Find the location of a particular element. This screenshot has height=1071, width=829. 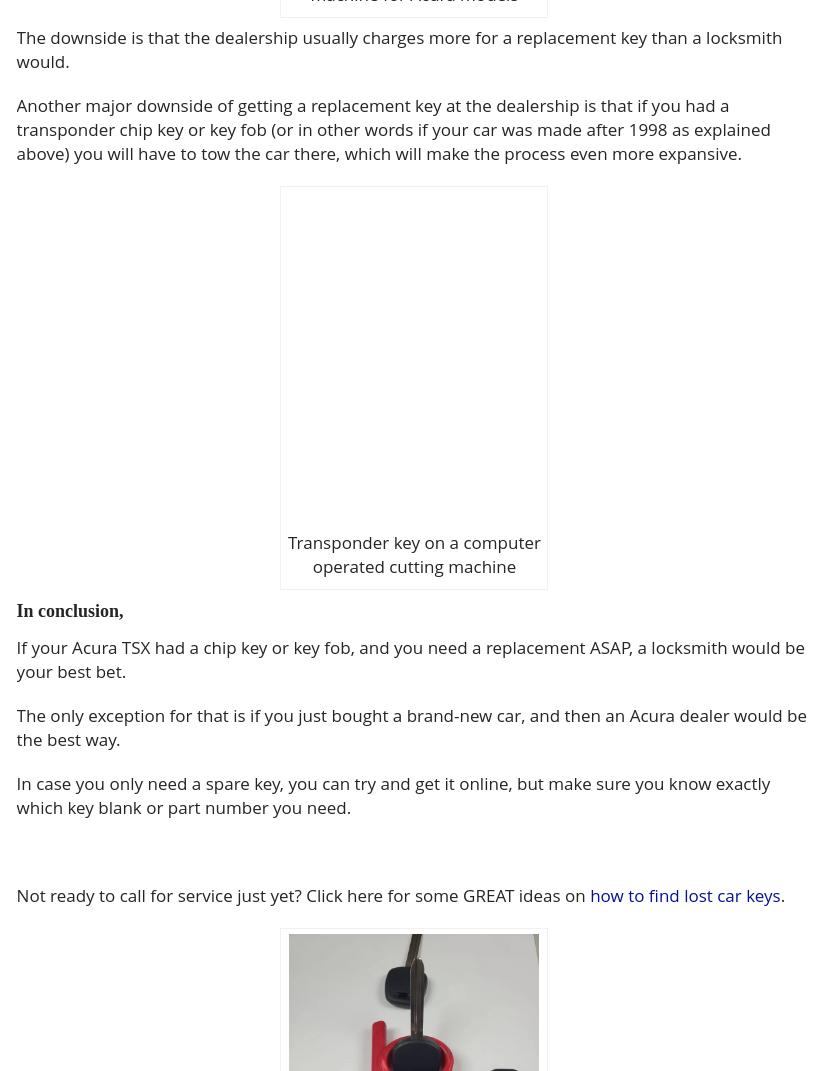

'The downside is that the dealership usually charges more for a replacement key than a locksmith would.' is located at coordinates (398, 48).